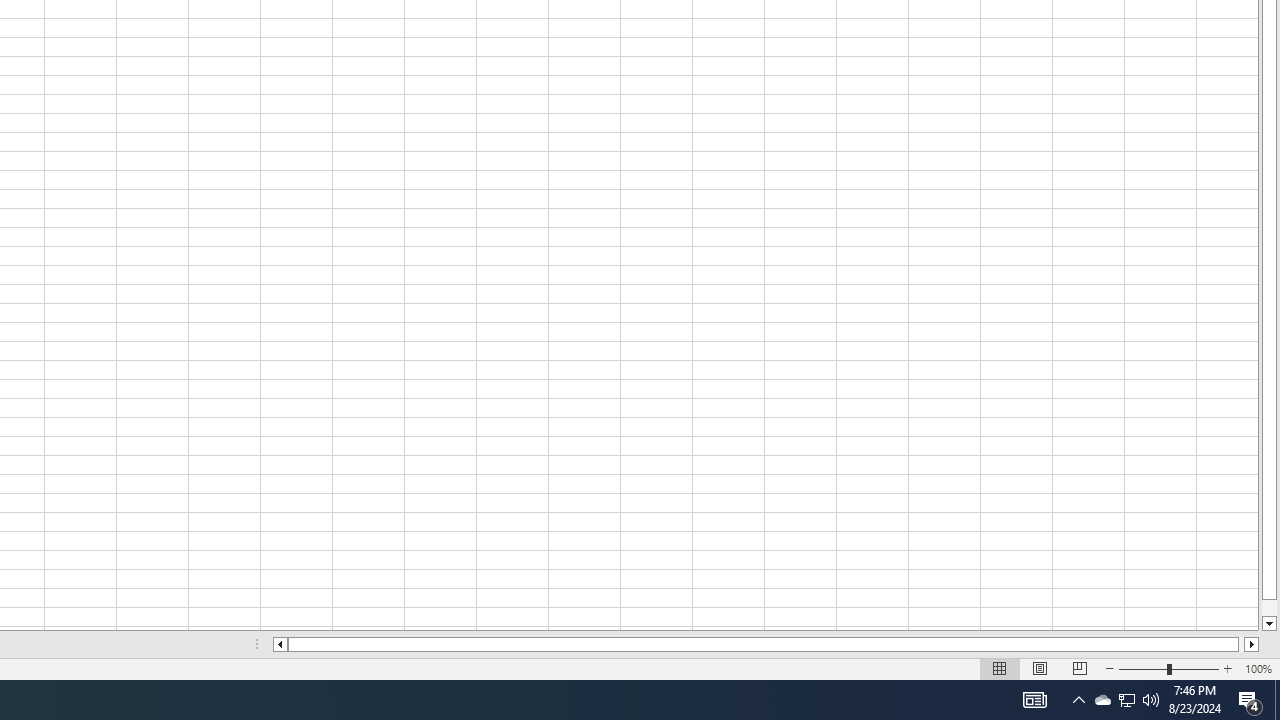  Describe the element at coordinates (765, 644) in the screenshot. I see `'Class: NetUIScrollBar'` at that location.